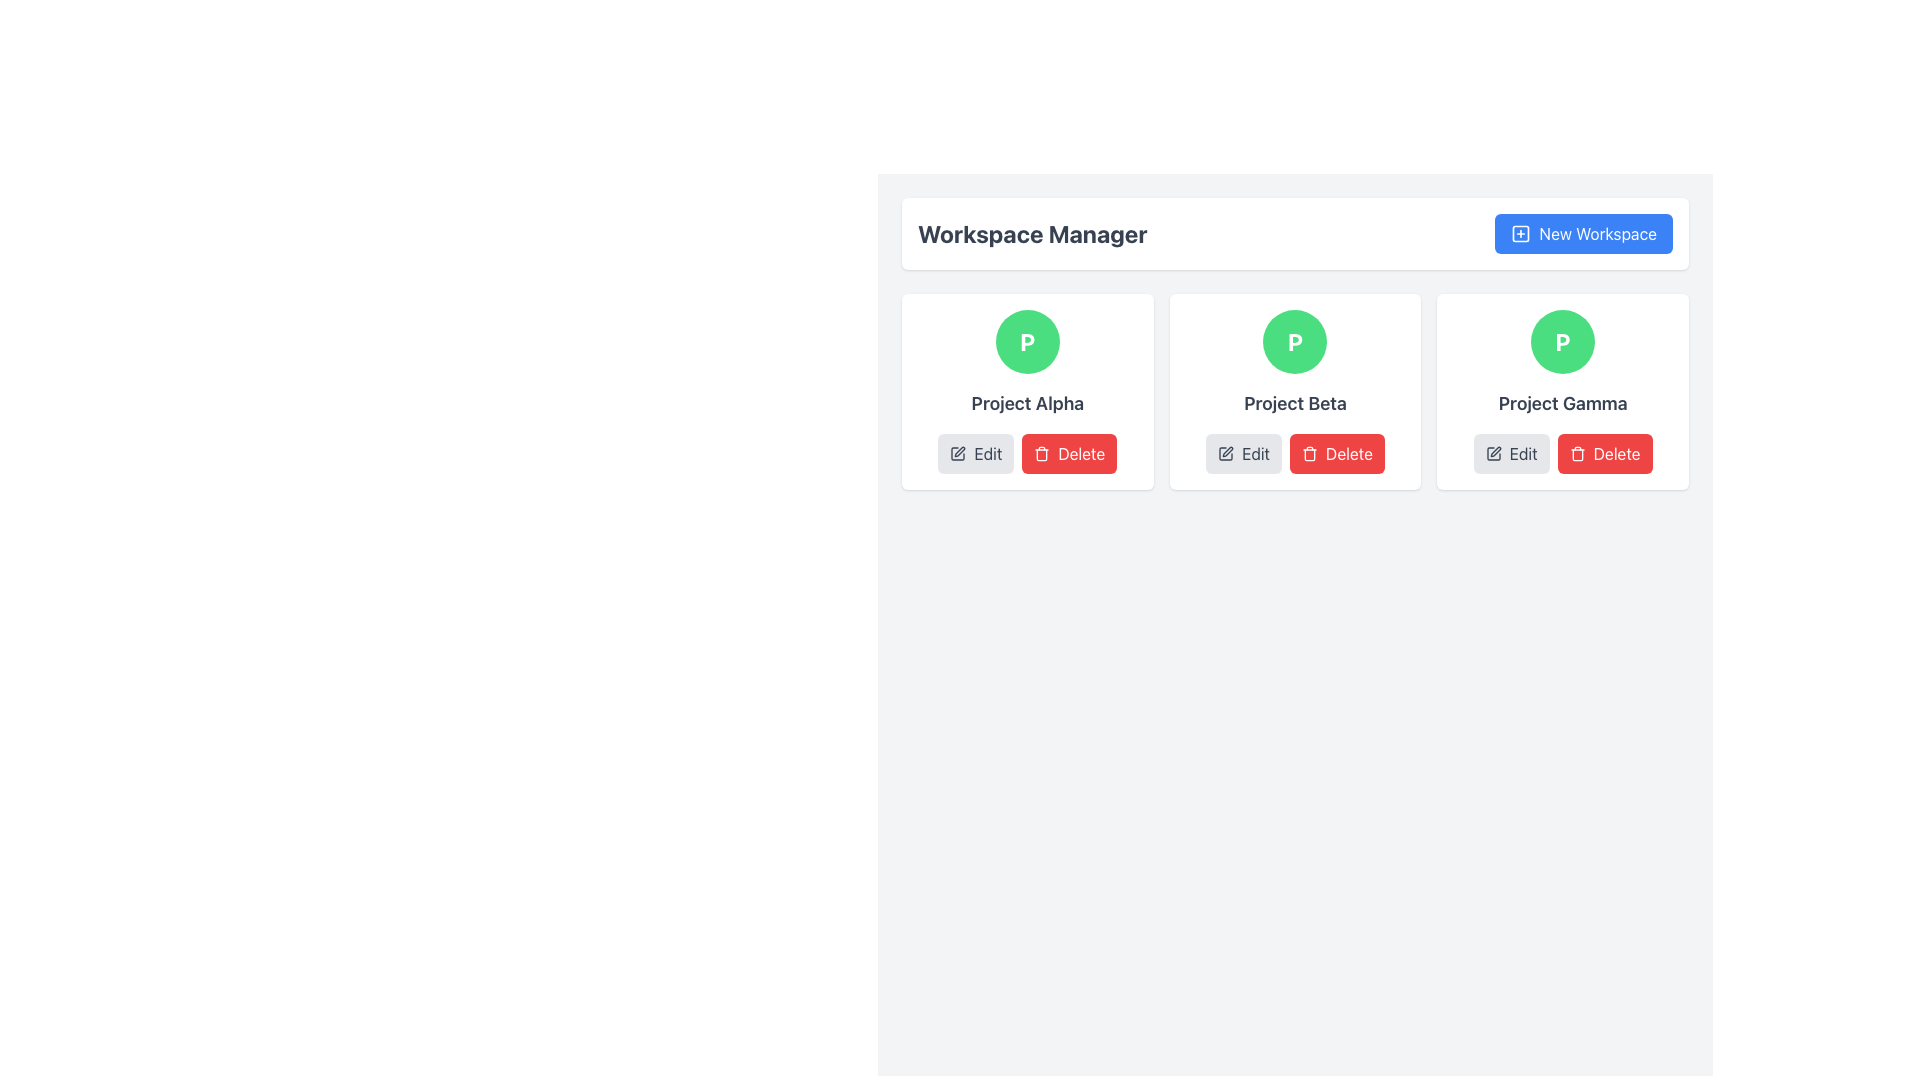  What do you see at coordinates (1562, 404) in the screenshot?
I see `the text label displaying 'Project Gamma', which is styled in bold gray font and positioned below the circular green icon labeled 'P' and above the 'Edit' and 'Delete' buttons` at bounding box center [1562, 404].